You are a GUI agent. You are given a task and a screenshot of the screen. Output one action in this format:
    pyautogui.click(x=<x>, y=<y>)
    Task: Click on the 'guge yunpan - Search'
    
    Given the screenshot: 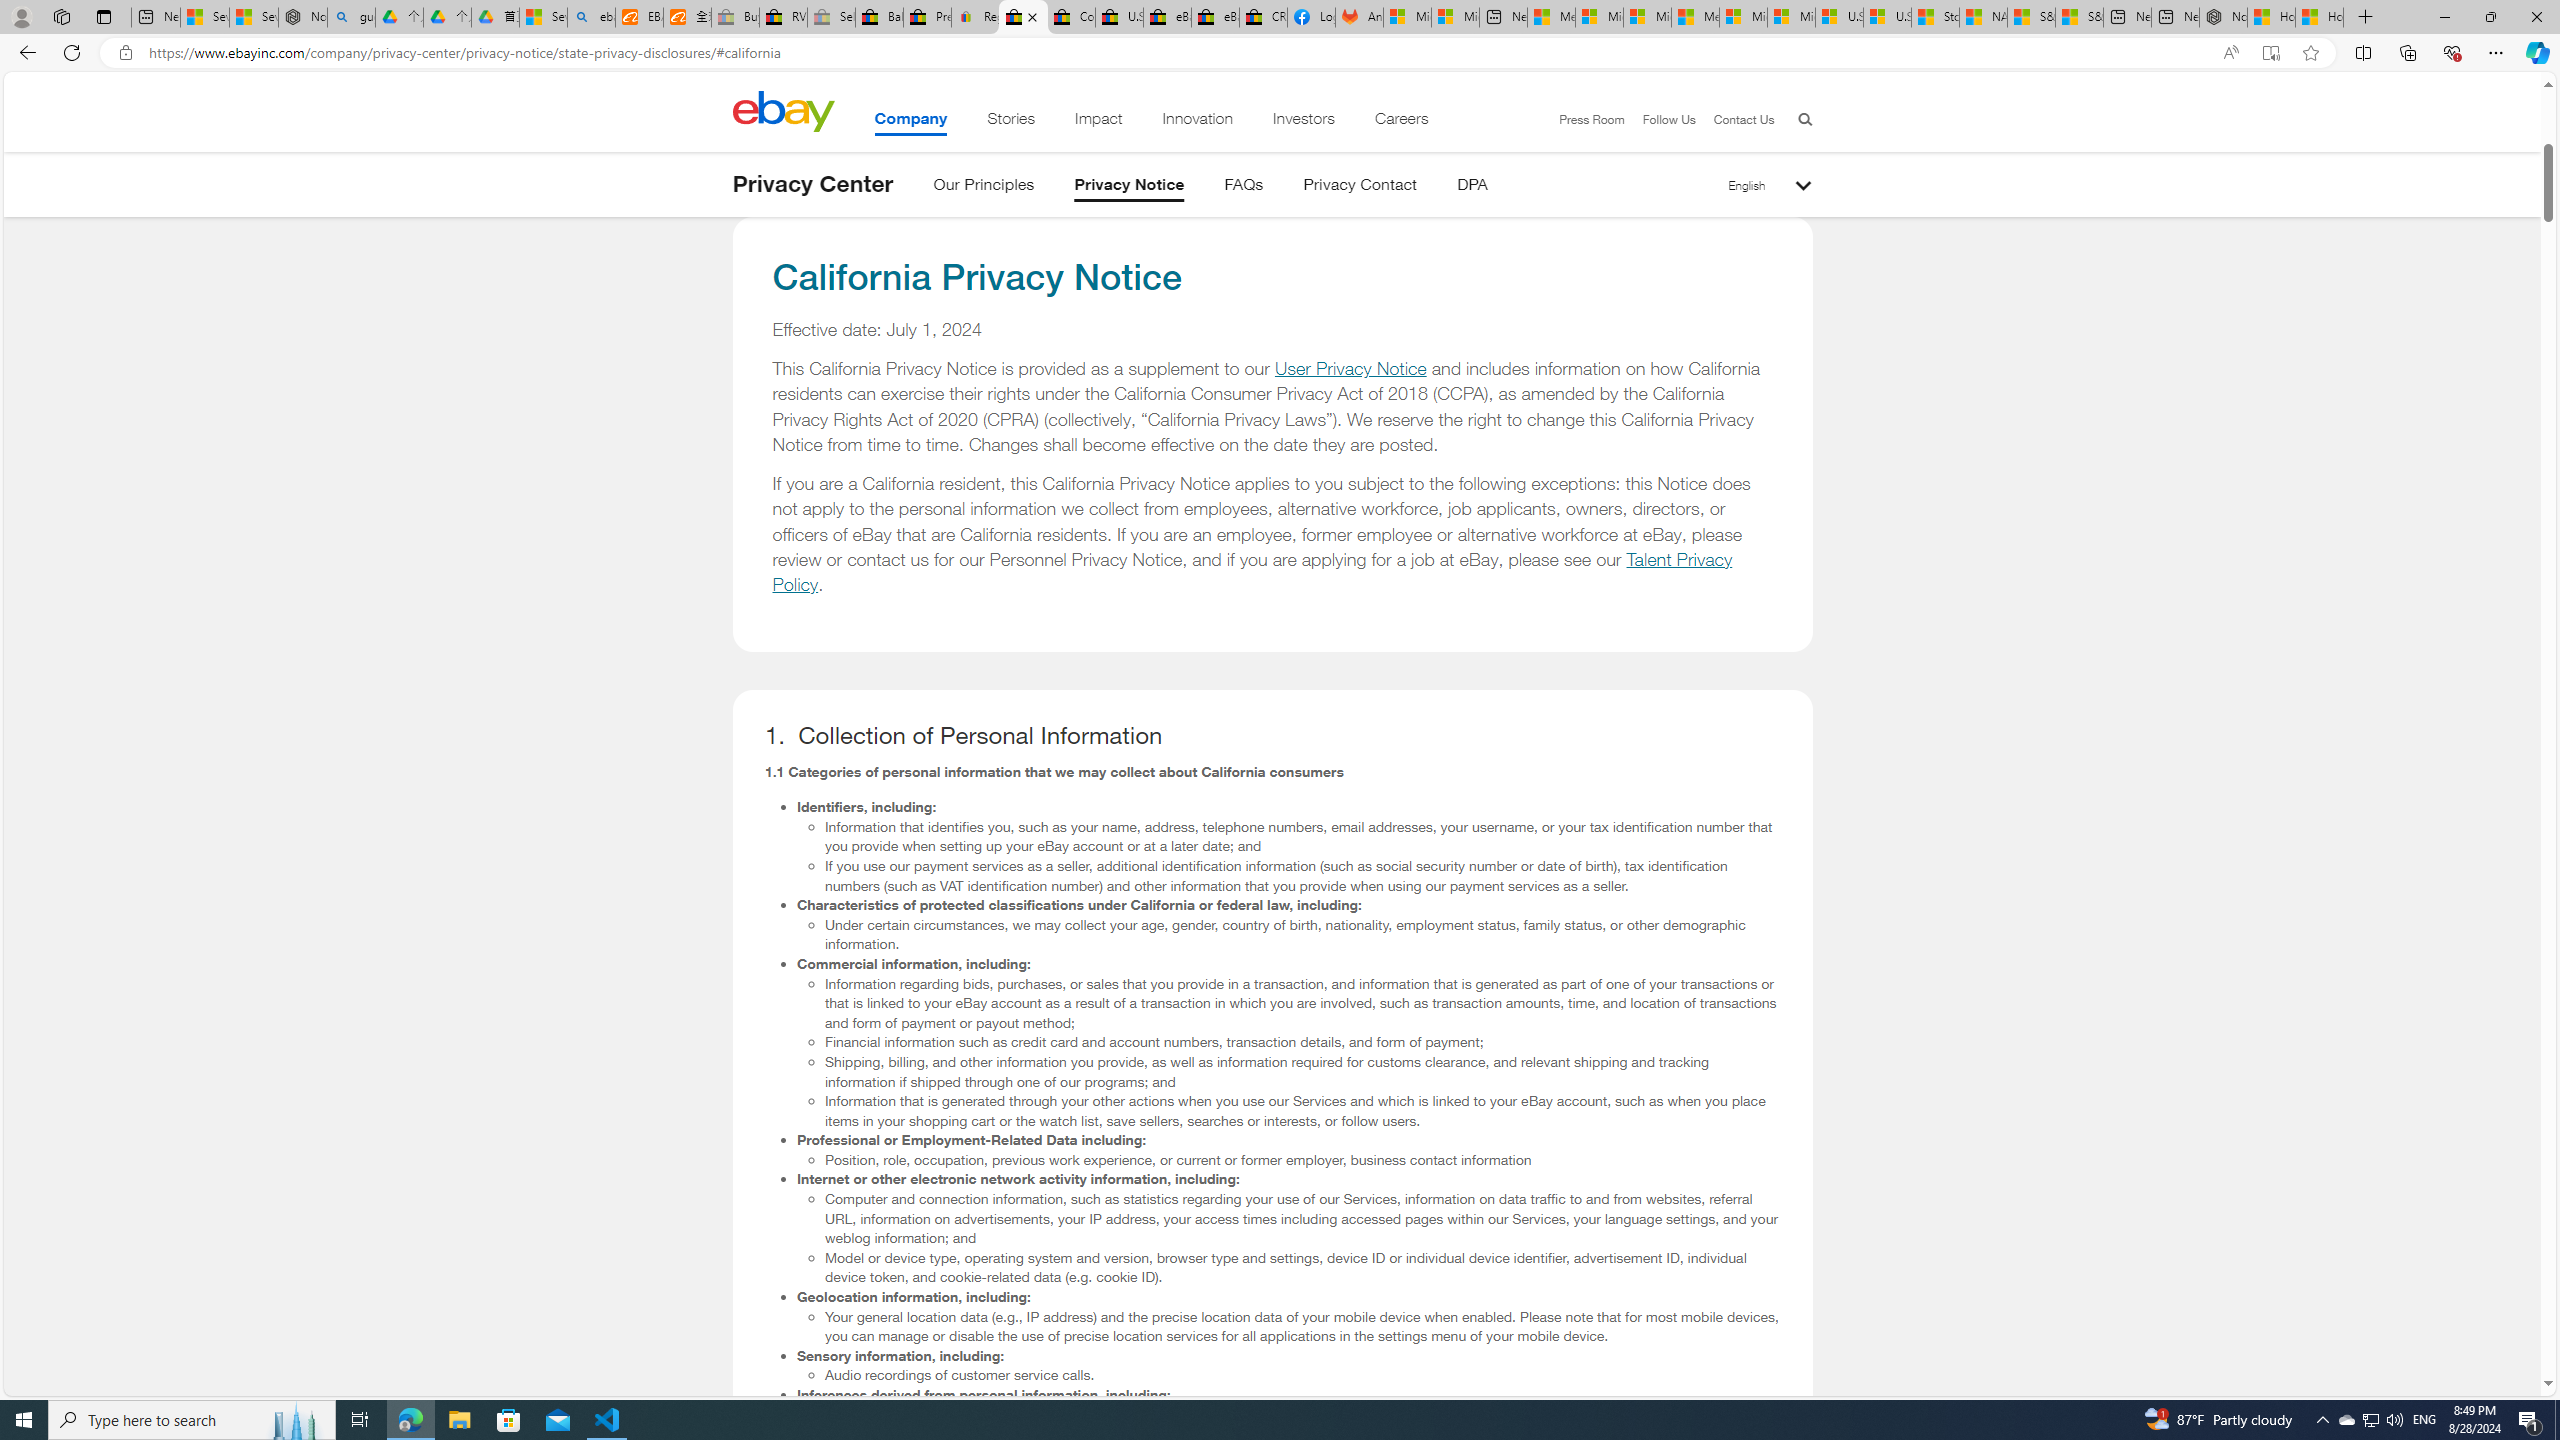 What is the action you would take?
    pyautogui.click(x=351, y=16)
    